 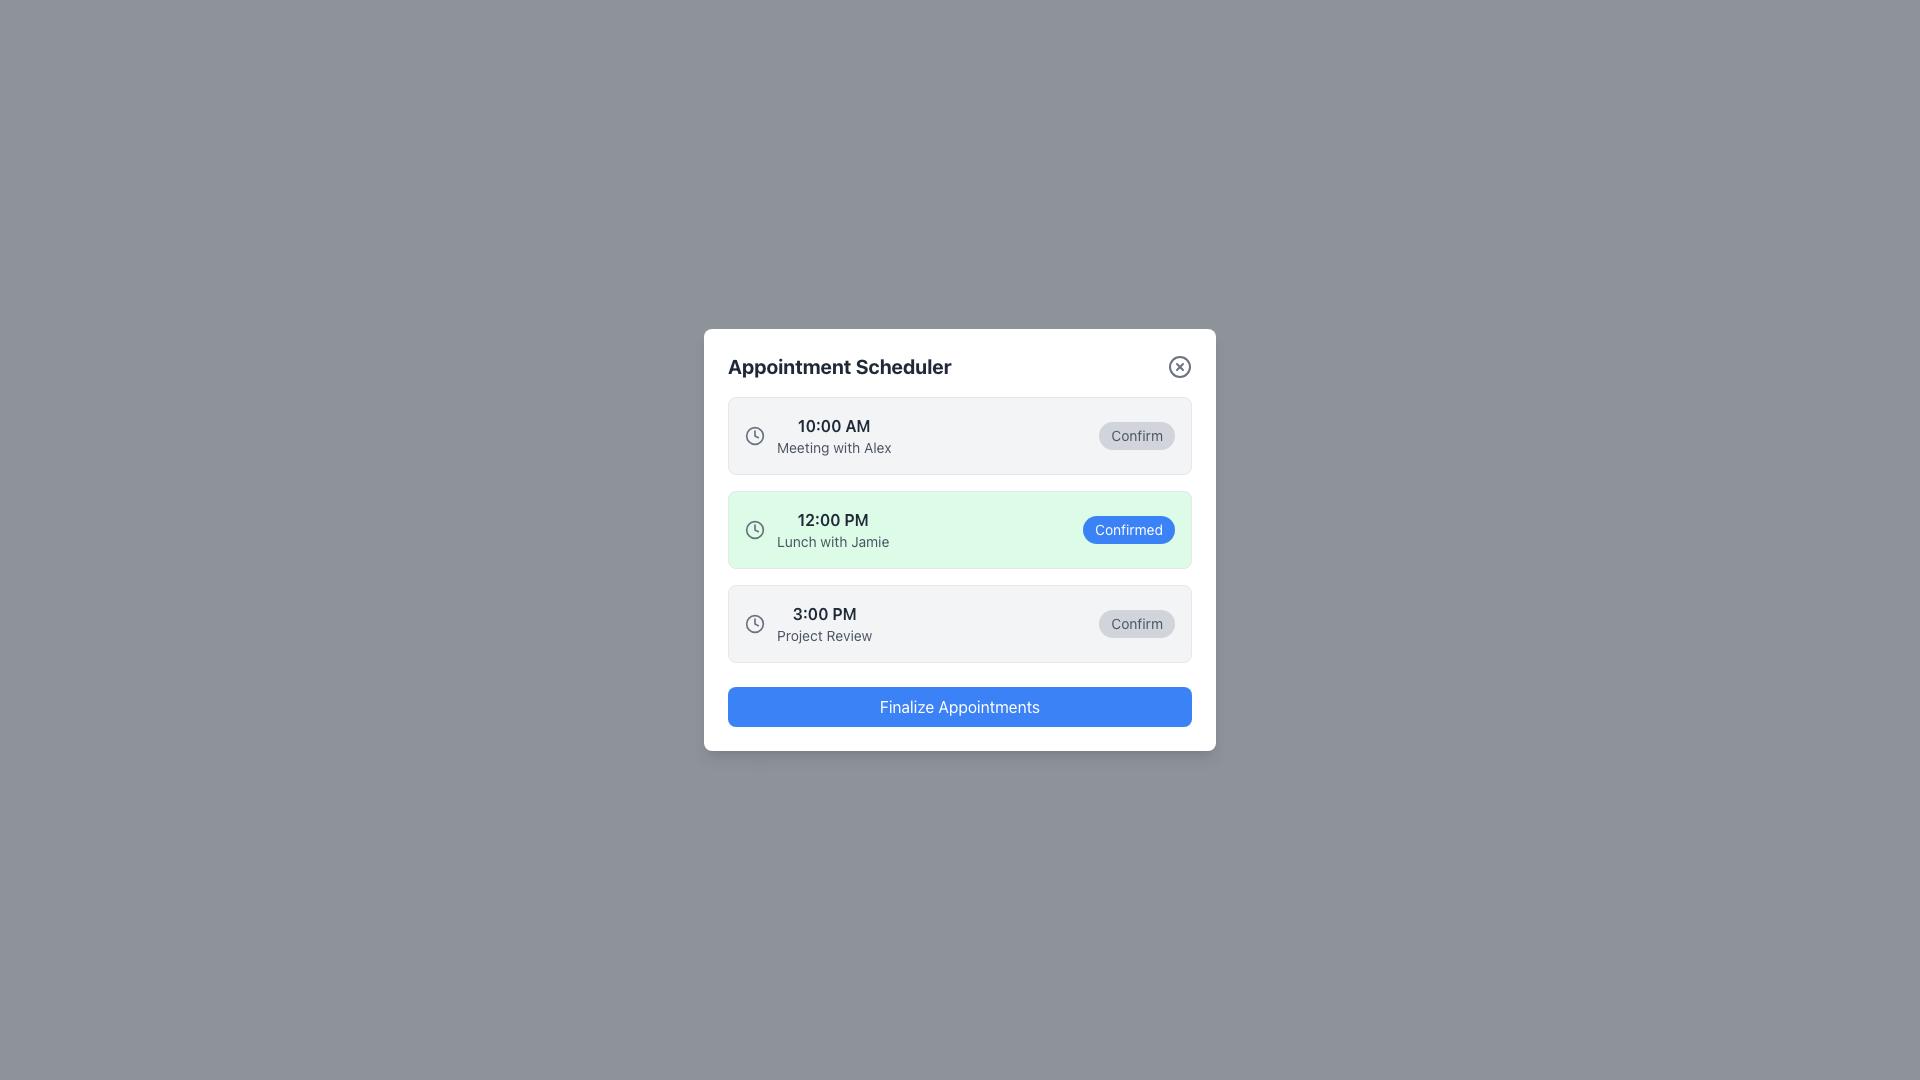 I want to click on the Text and Icon Group that displays the scheduled event's time and description, located in the center of the scheduler interface, between '10:00 AM Meeting with Alex' and '3:00 PM Project Review', so click(x=817, y=528).